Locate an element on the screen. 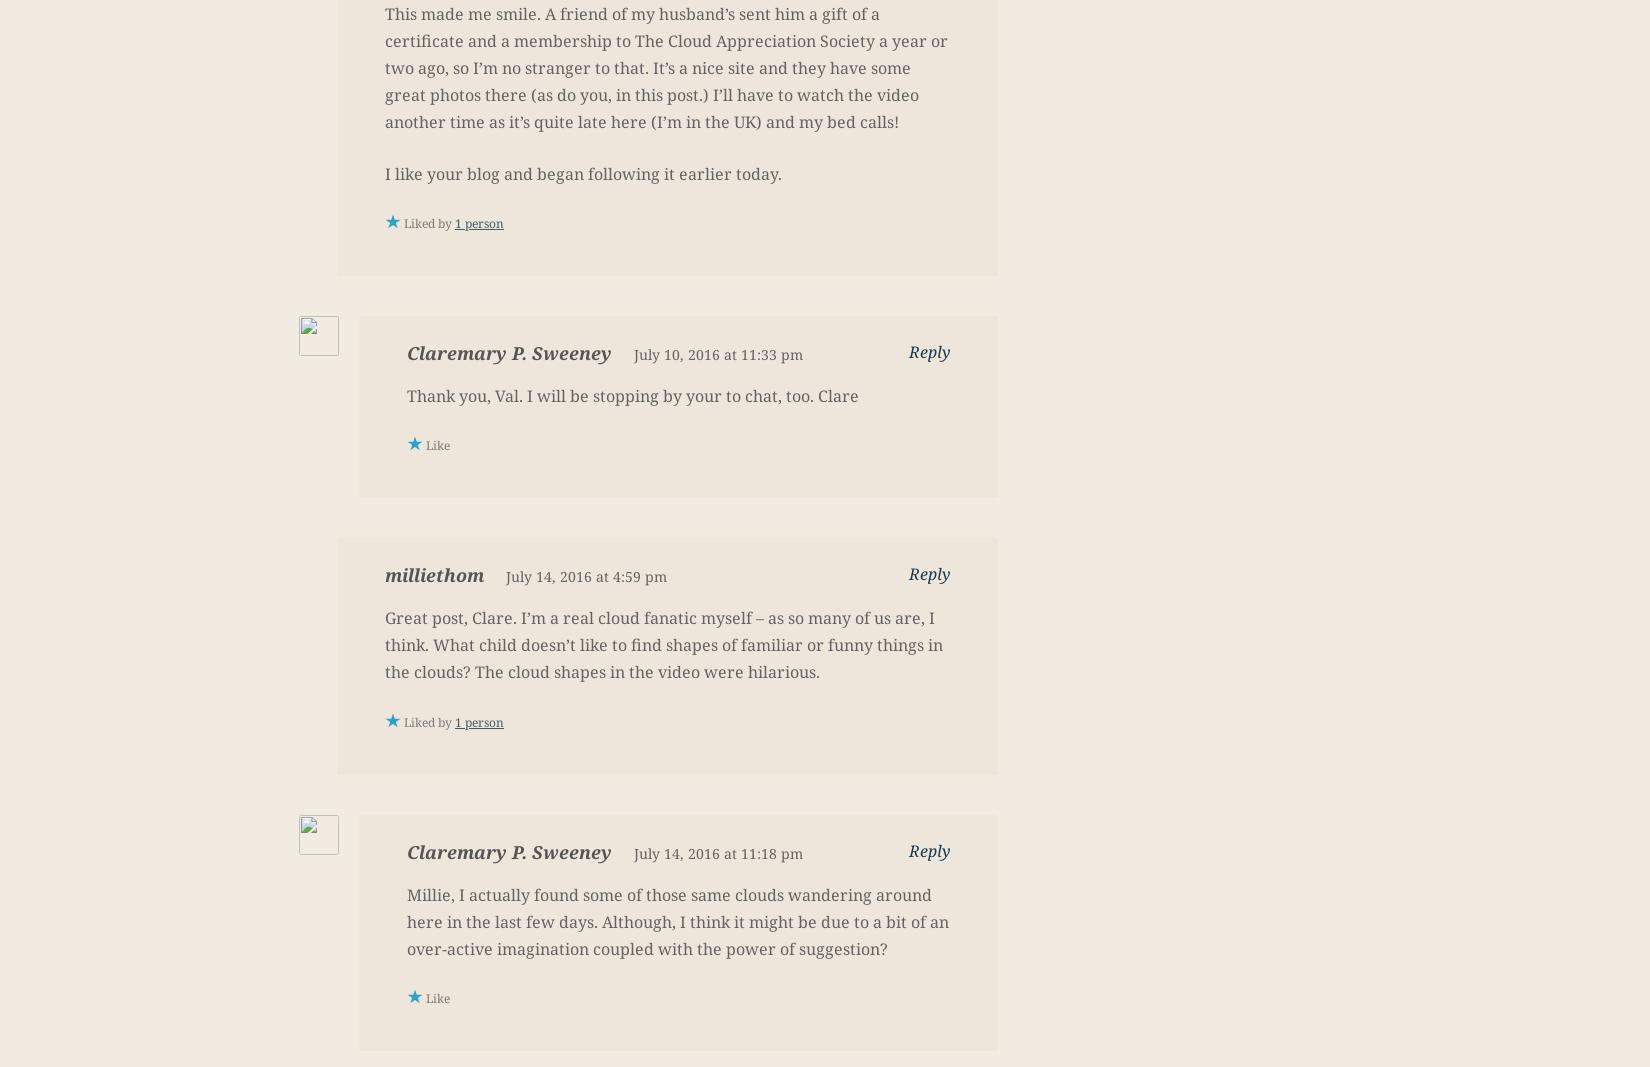 This screenshot has height=1067, width=1650. 'Thank you, Val. I will be stopping by your to chat, too.    Clare' is located at coordinates (631, 394).